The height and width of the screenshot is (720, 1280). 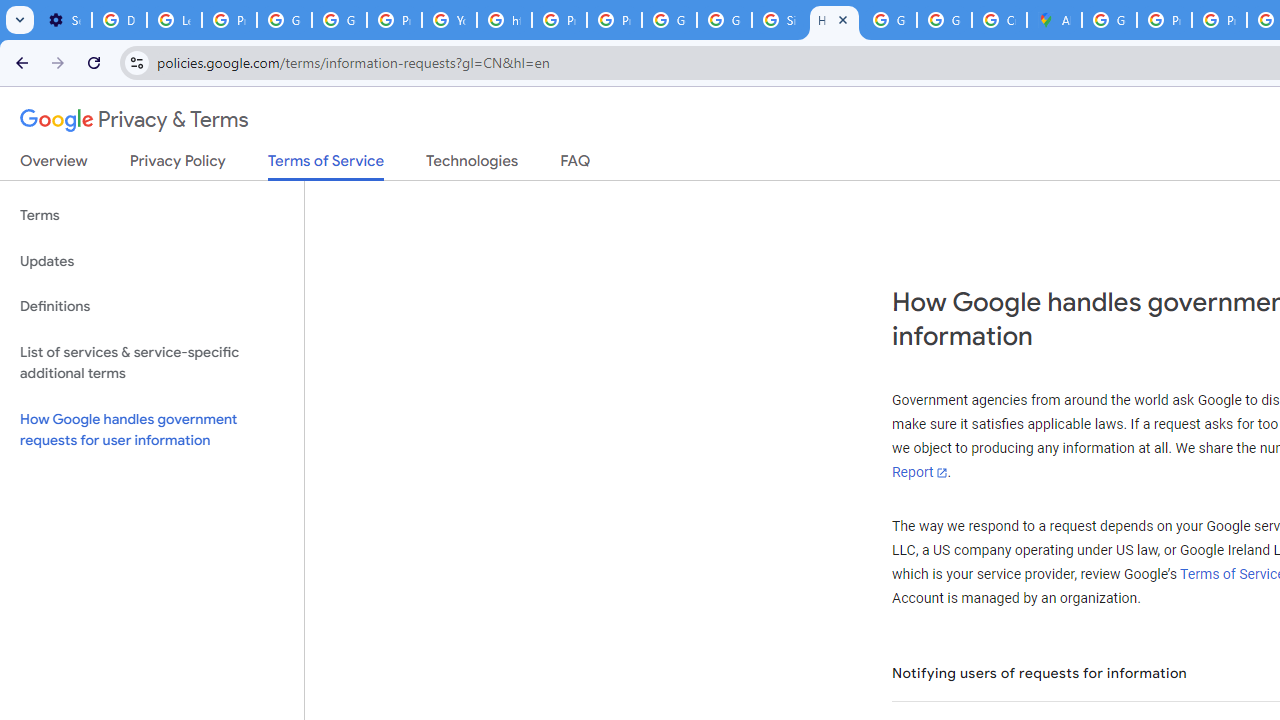 What do you see at coordinates (1164, 20) in the screenshot?
I see `'Privacy Help Center - Policies Help'` at bounding box center [1164, 20].